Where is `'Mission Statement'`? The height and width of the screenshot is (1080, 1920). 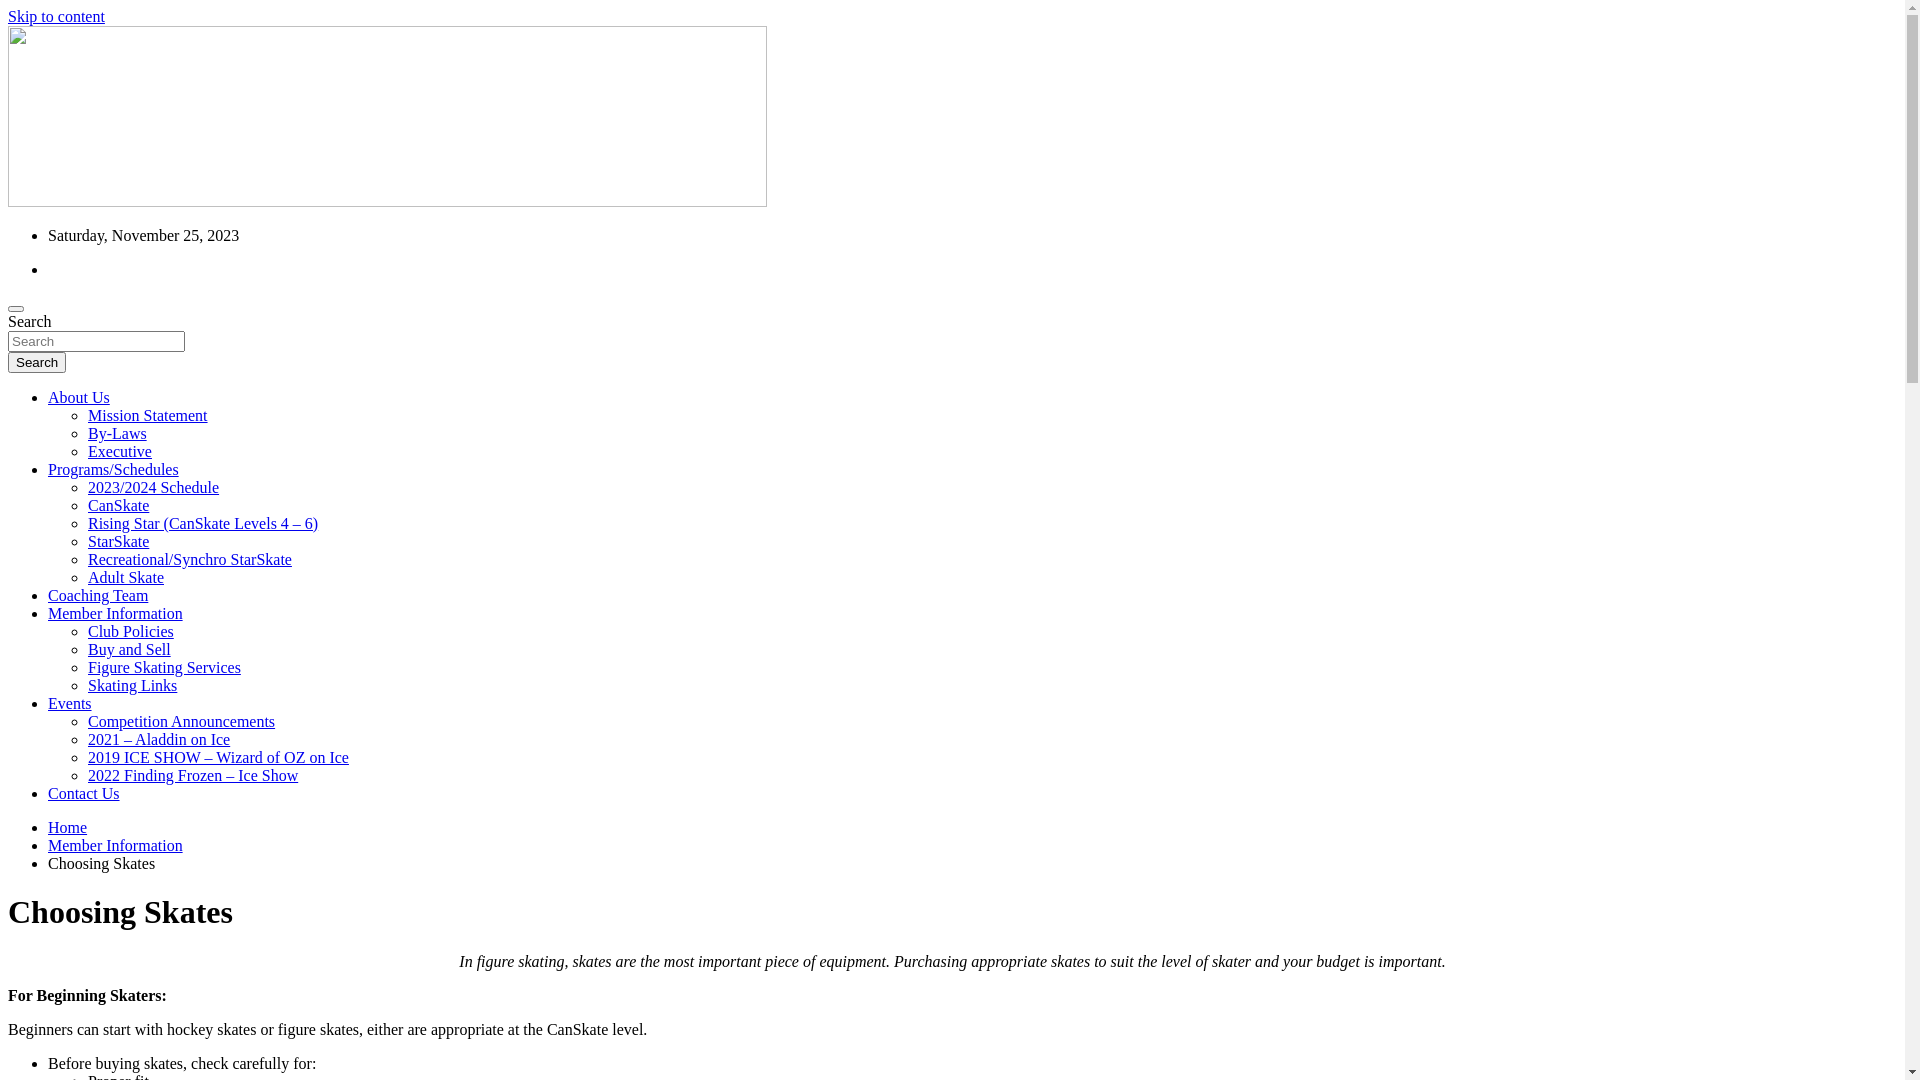
'Mission Statement' is located at coordinates (86, 414).